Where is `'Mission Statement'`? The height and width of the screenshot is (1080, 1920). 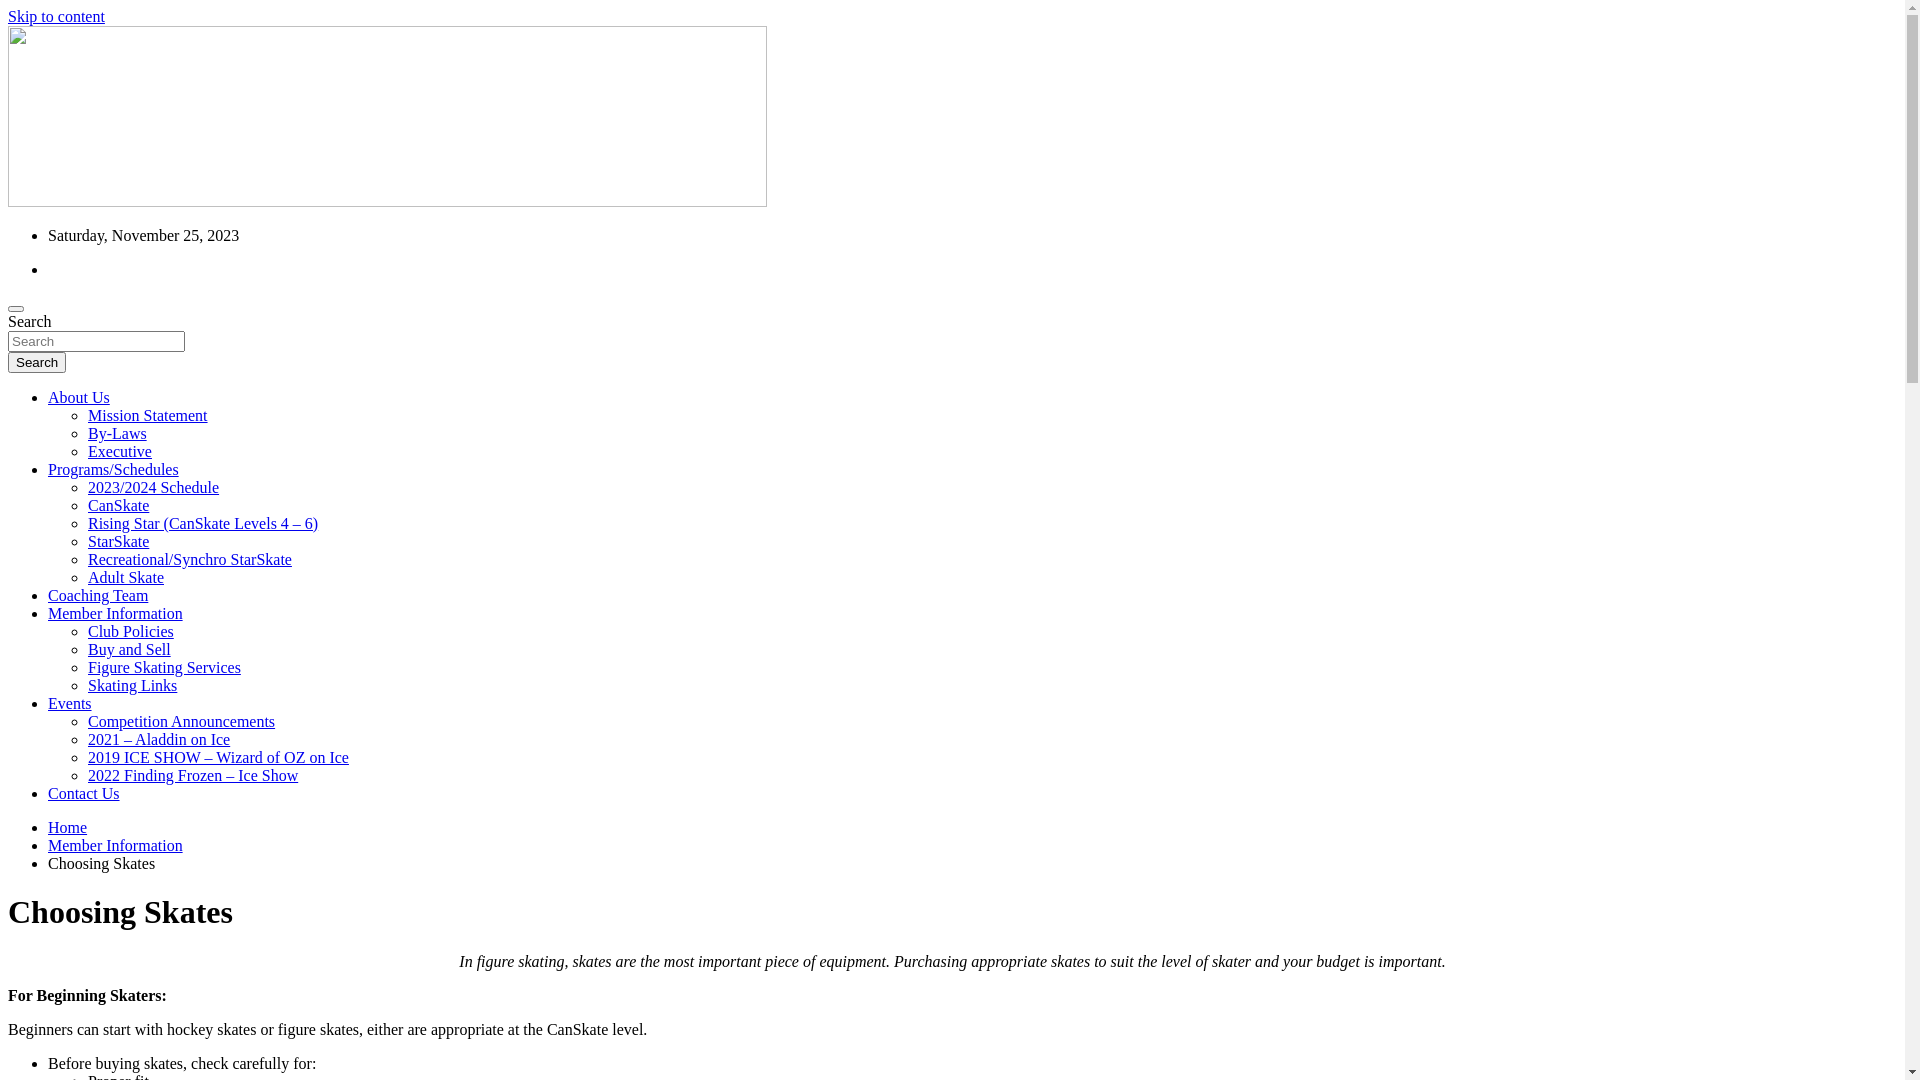
'Mission Statement' is located at coordinates (86, 414).